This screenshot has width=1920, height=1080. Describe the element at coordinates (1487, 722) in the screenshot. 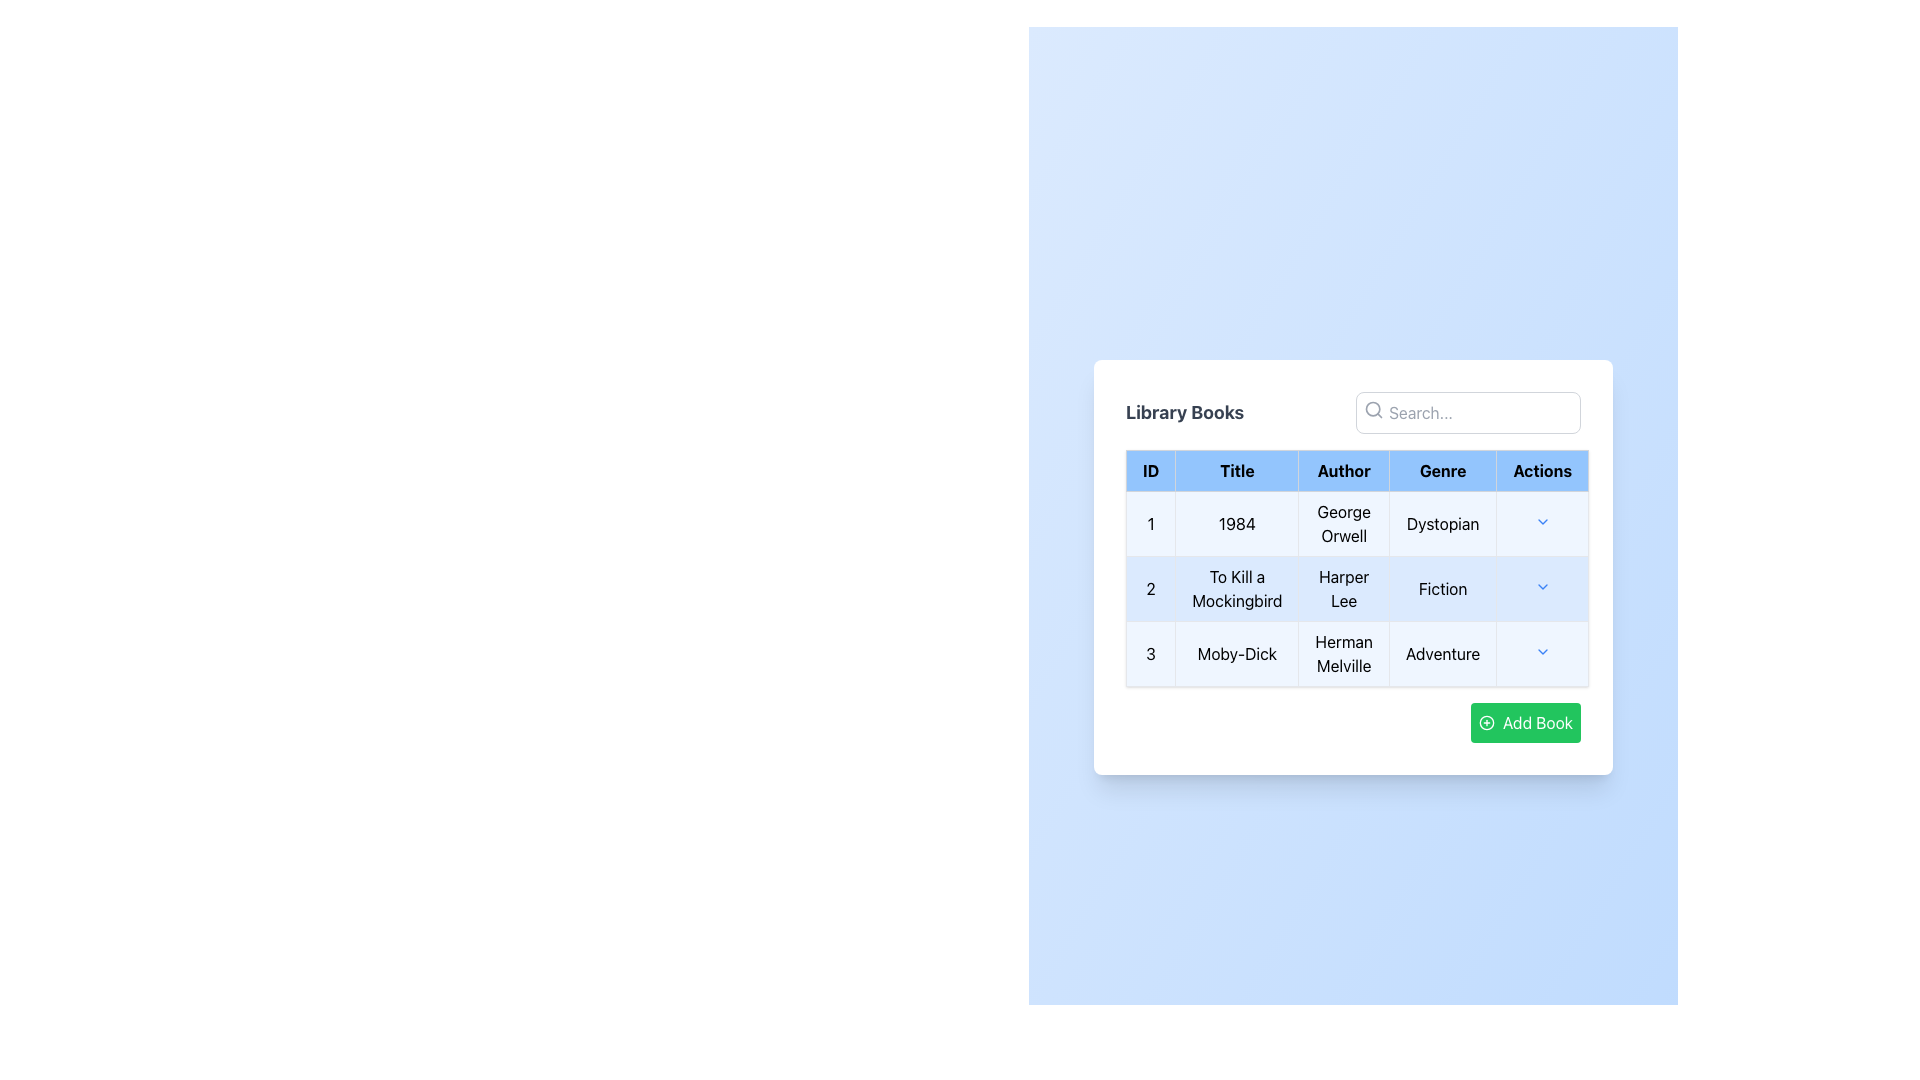

I see `the 'Add' icon within the green 'Add Book' button located at the bottom right of the book table card` at that location.